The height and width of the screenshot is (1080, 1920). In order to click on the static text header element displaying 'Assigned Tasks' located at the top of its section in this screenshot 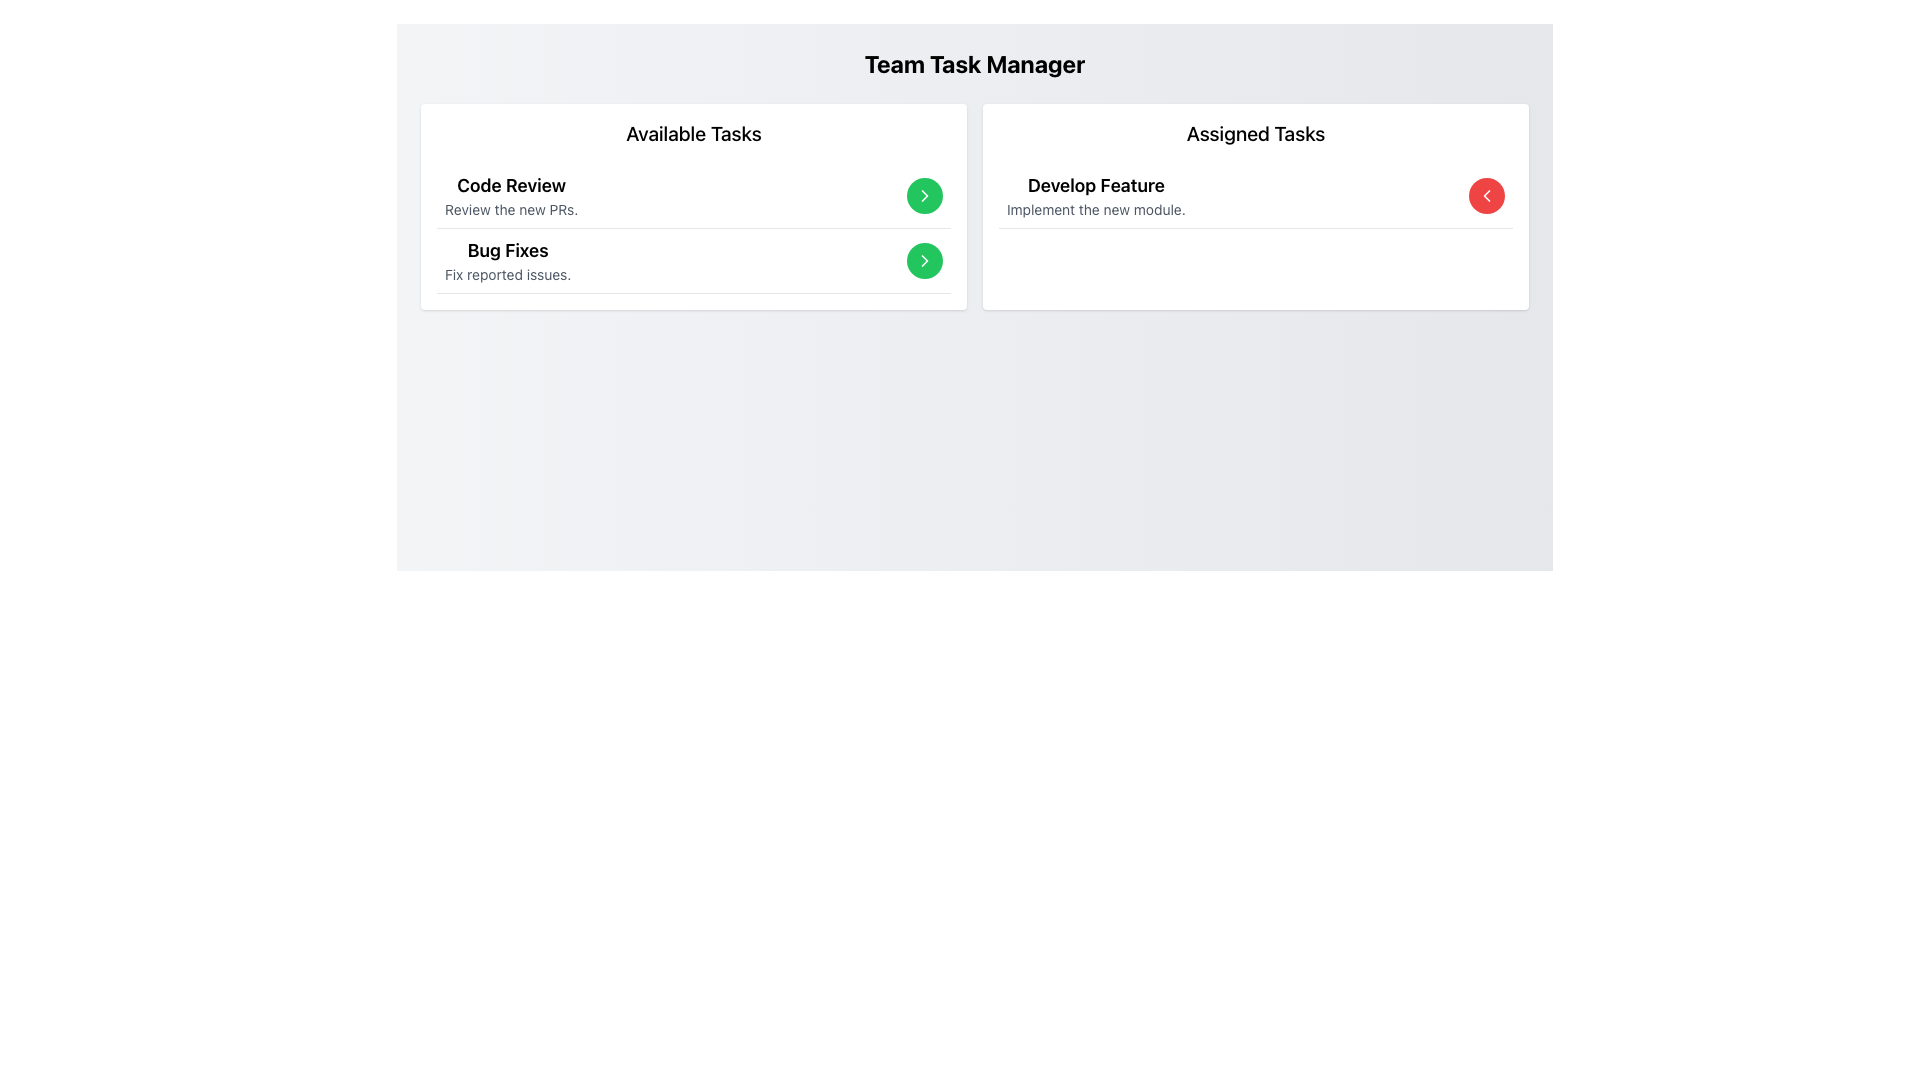, I will do `click(1255, 134)`.